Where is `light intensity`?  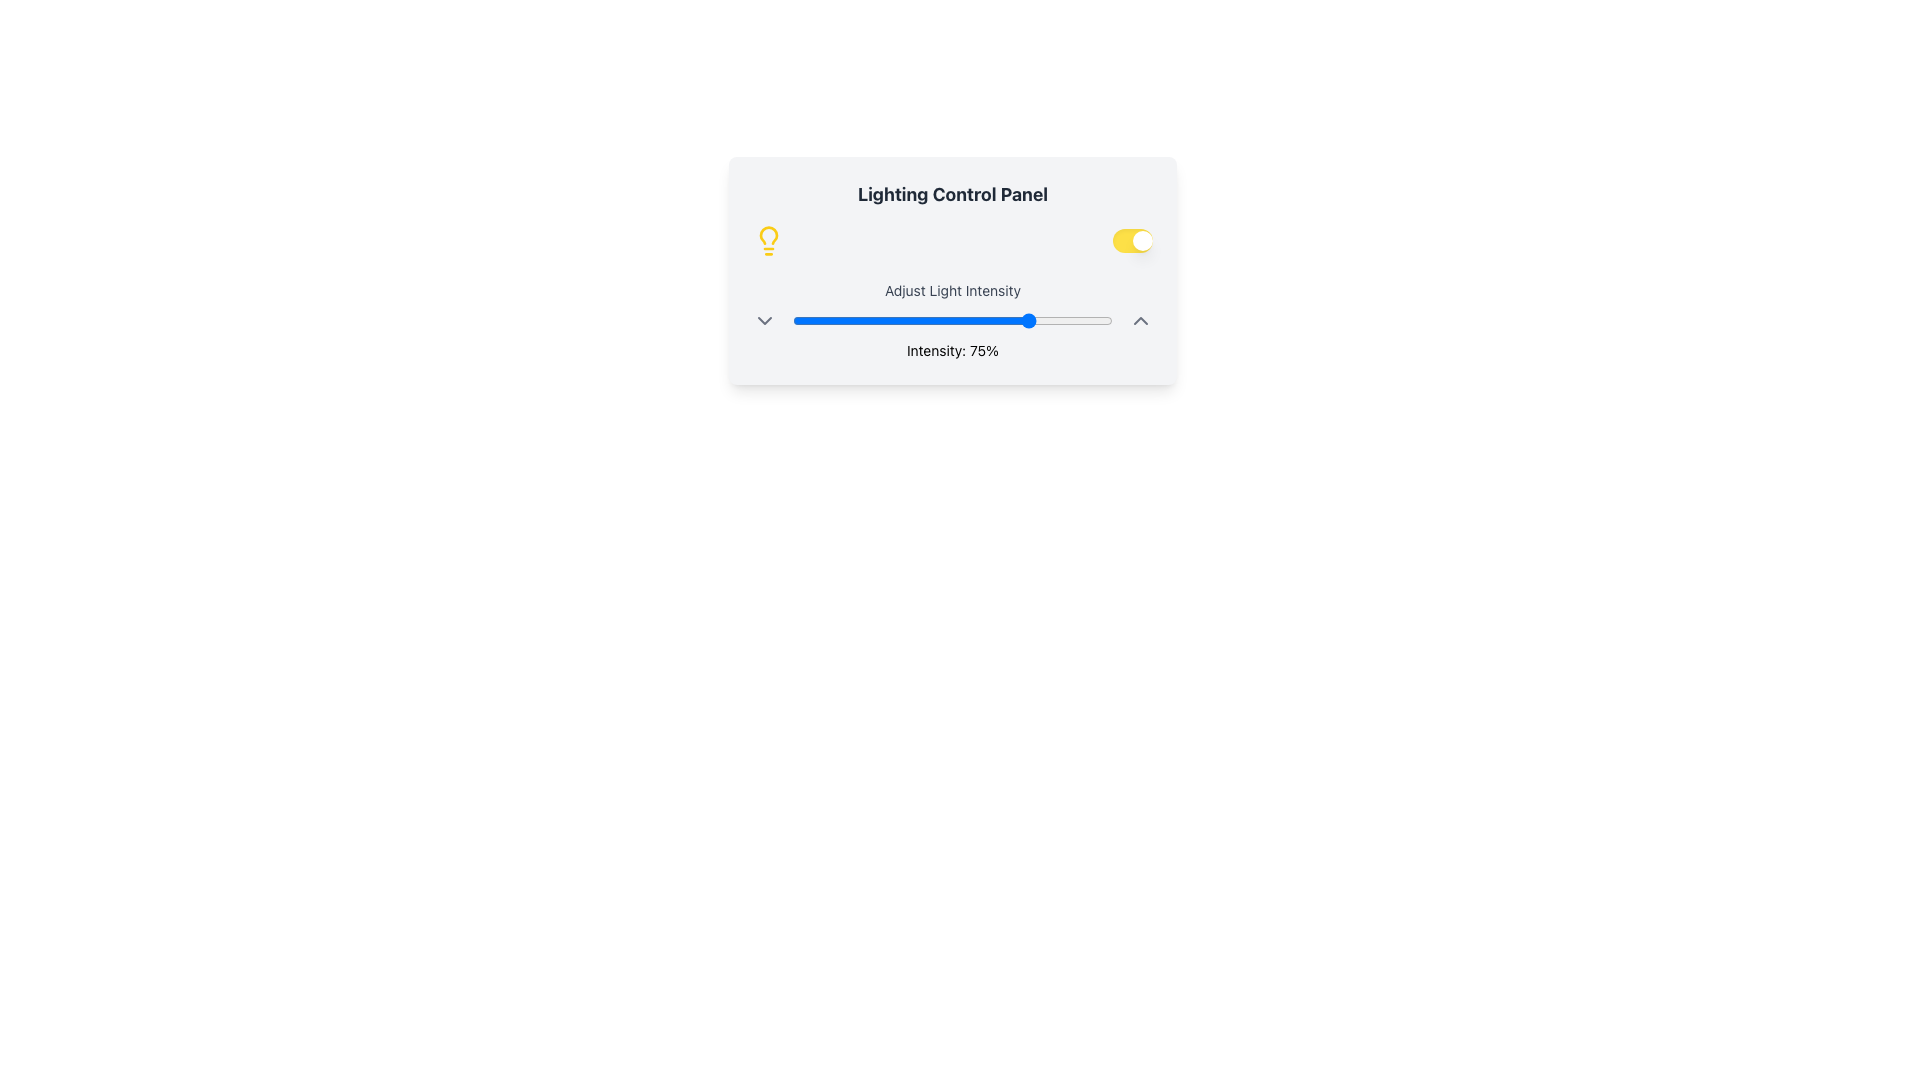 light intensity is located at coordinates (879, 319).